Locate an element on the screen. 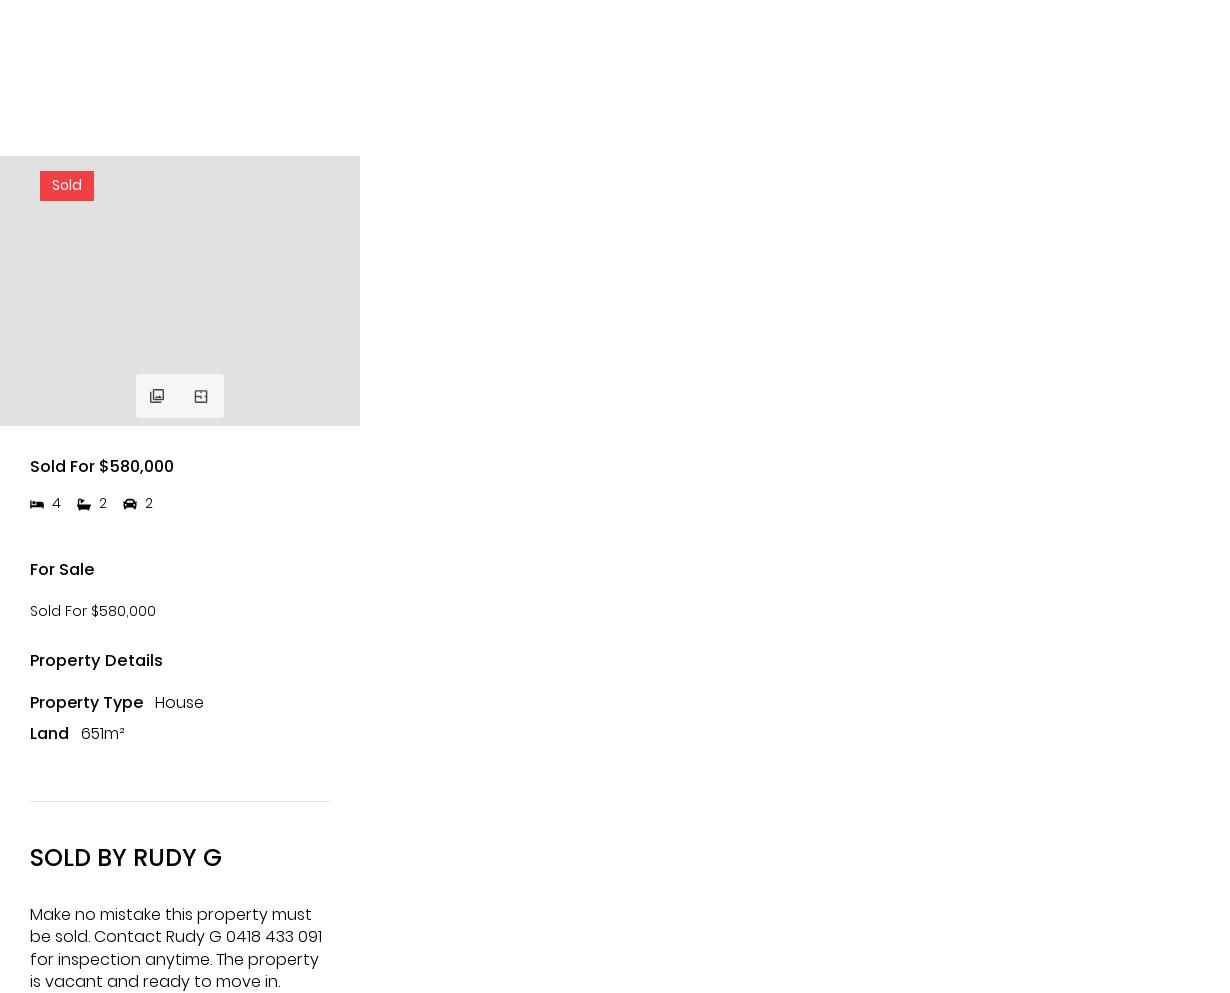 The width and height of the screenshot is (1230, 993). 'Request a contract of sale' is located at coordinates (70, 769).